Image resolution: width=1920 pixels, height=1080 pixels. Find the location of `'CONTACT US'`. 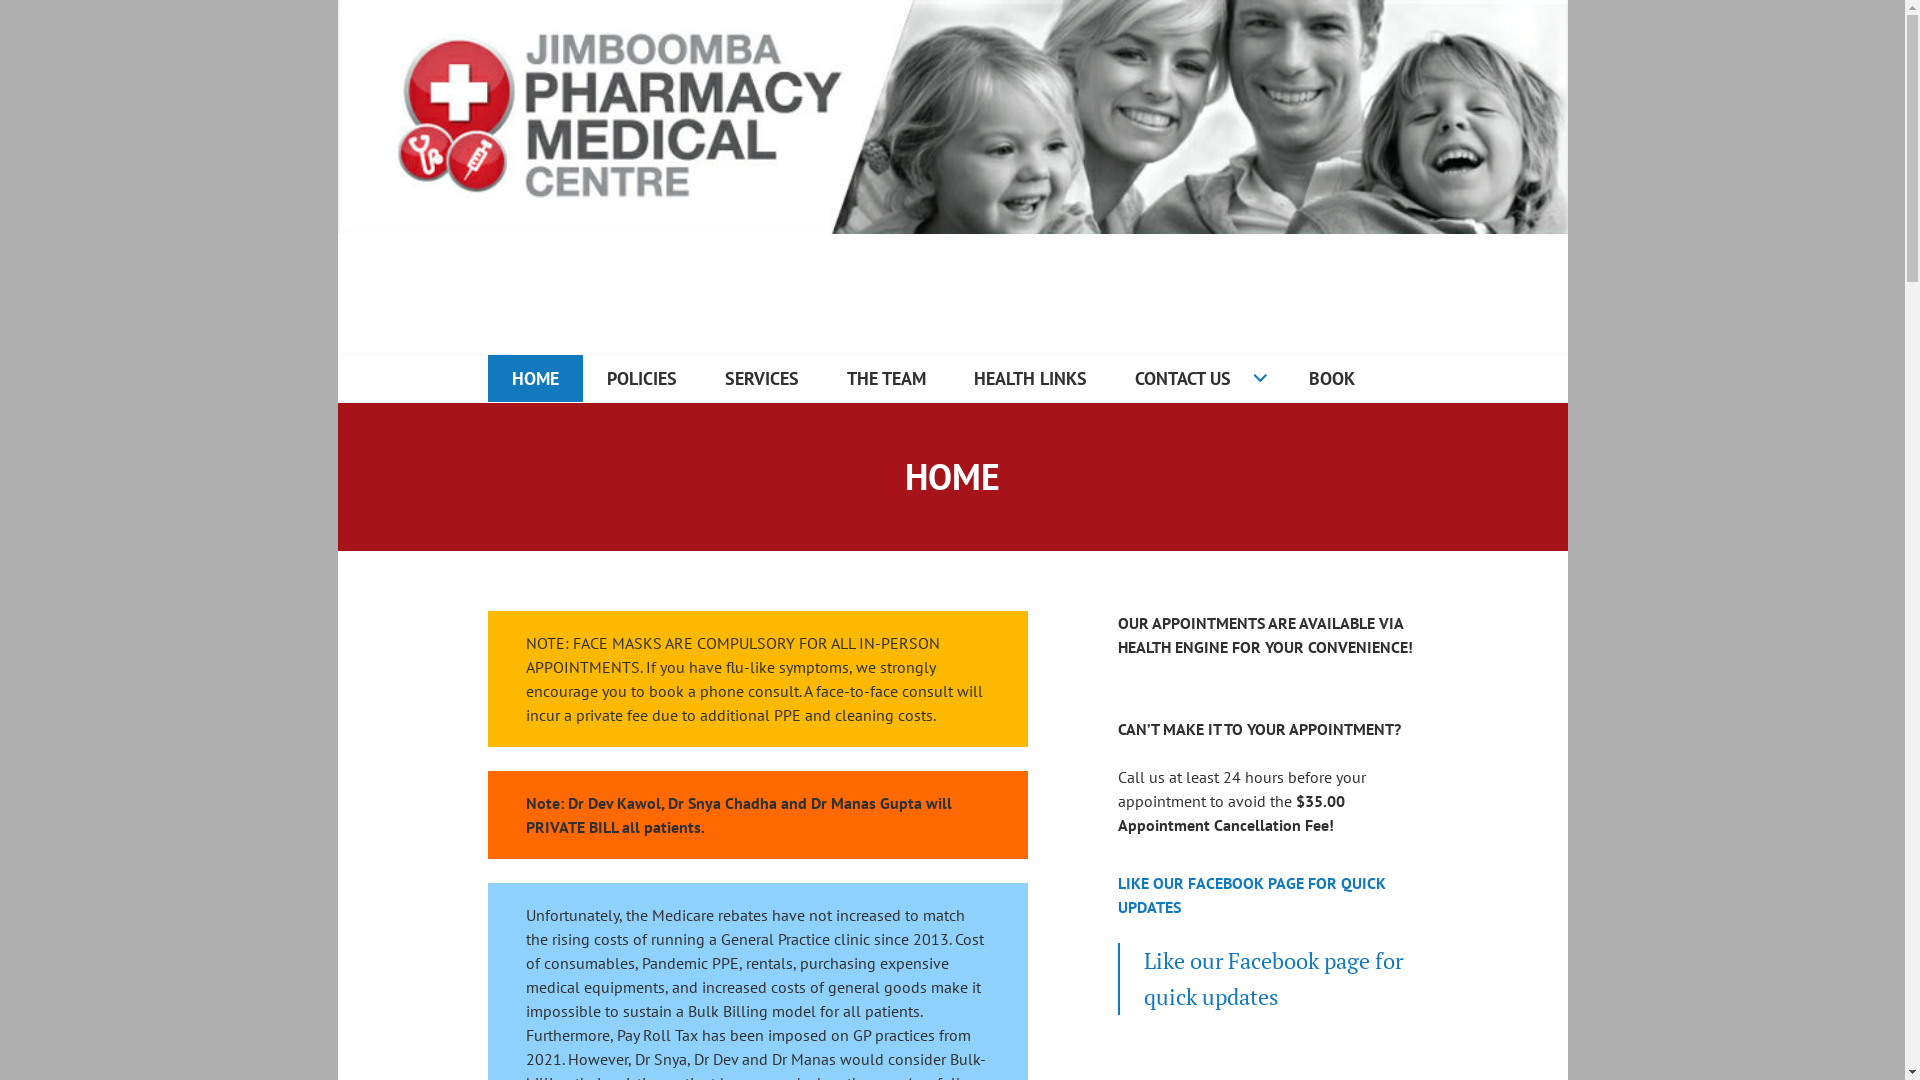

'CONTACT US' is located at coordinates (1196, 378).